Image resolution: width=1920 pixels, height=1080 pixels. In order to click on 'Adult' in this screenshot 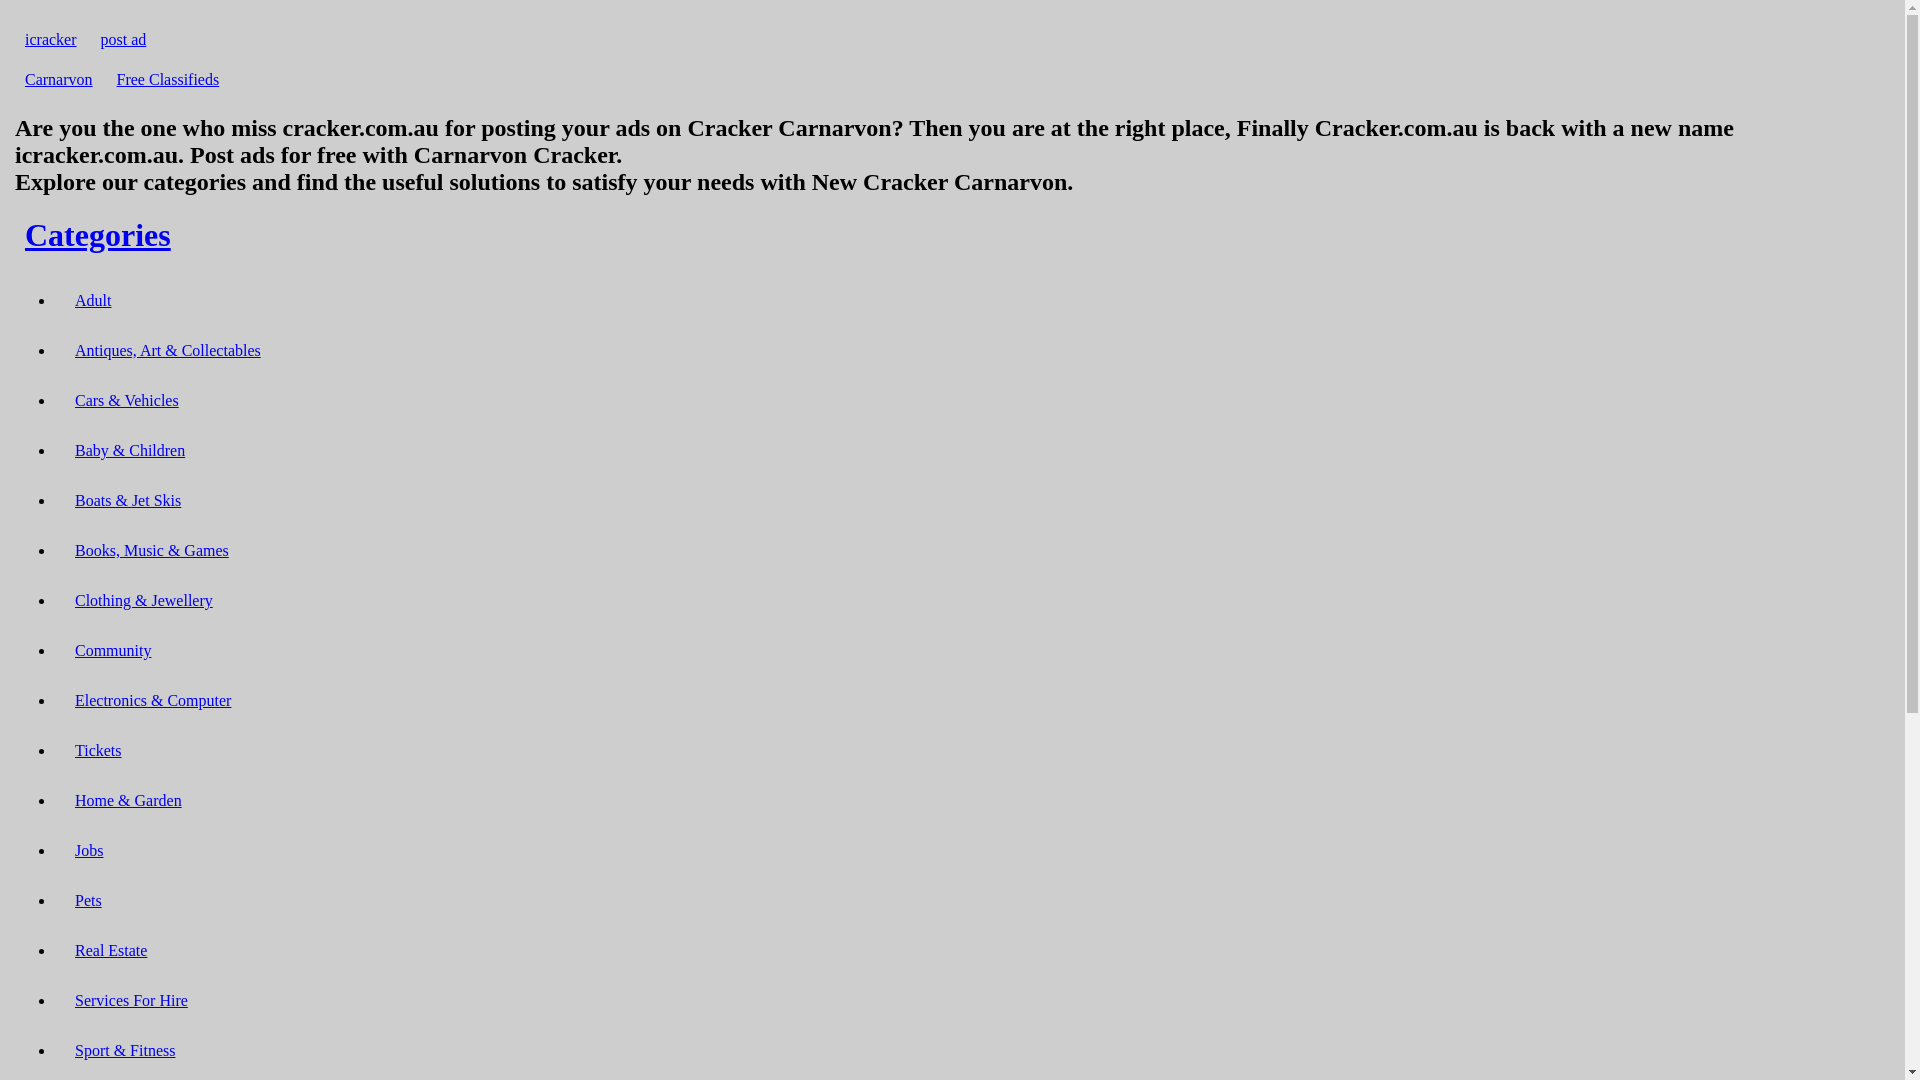, I will do `click(91, 300)`.